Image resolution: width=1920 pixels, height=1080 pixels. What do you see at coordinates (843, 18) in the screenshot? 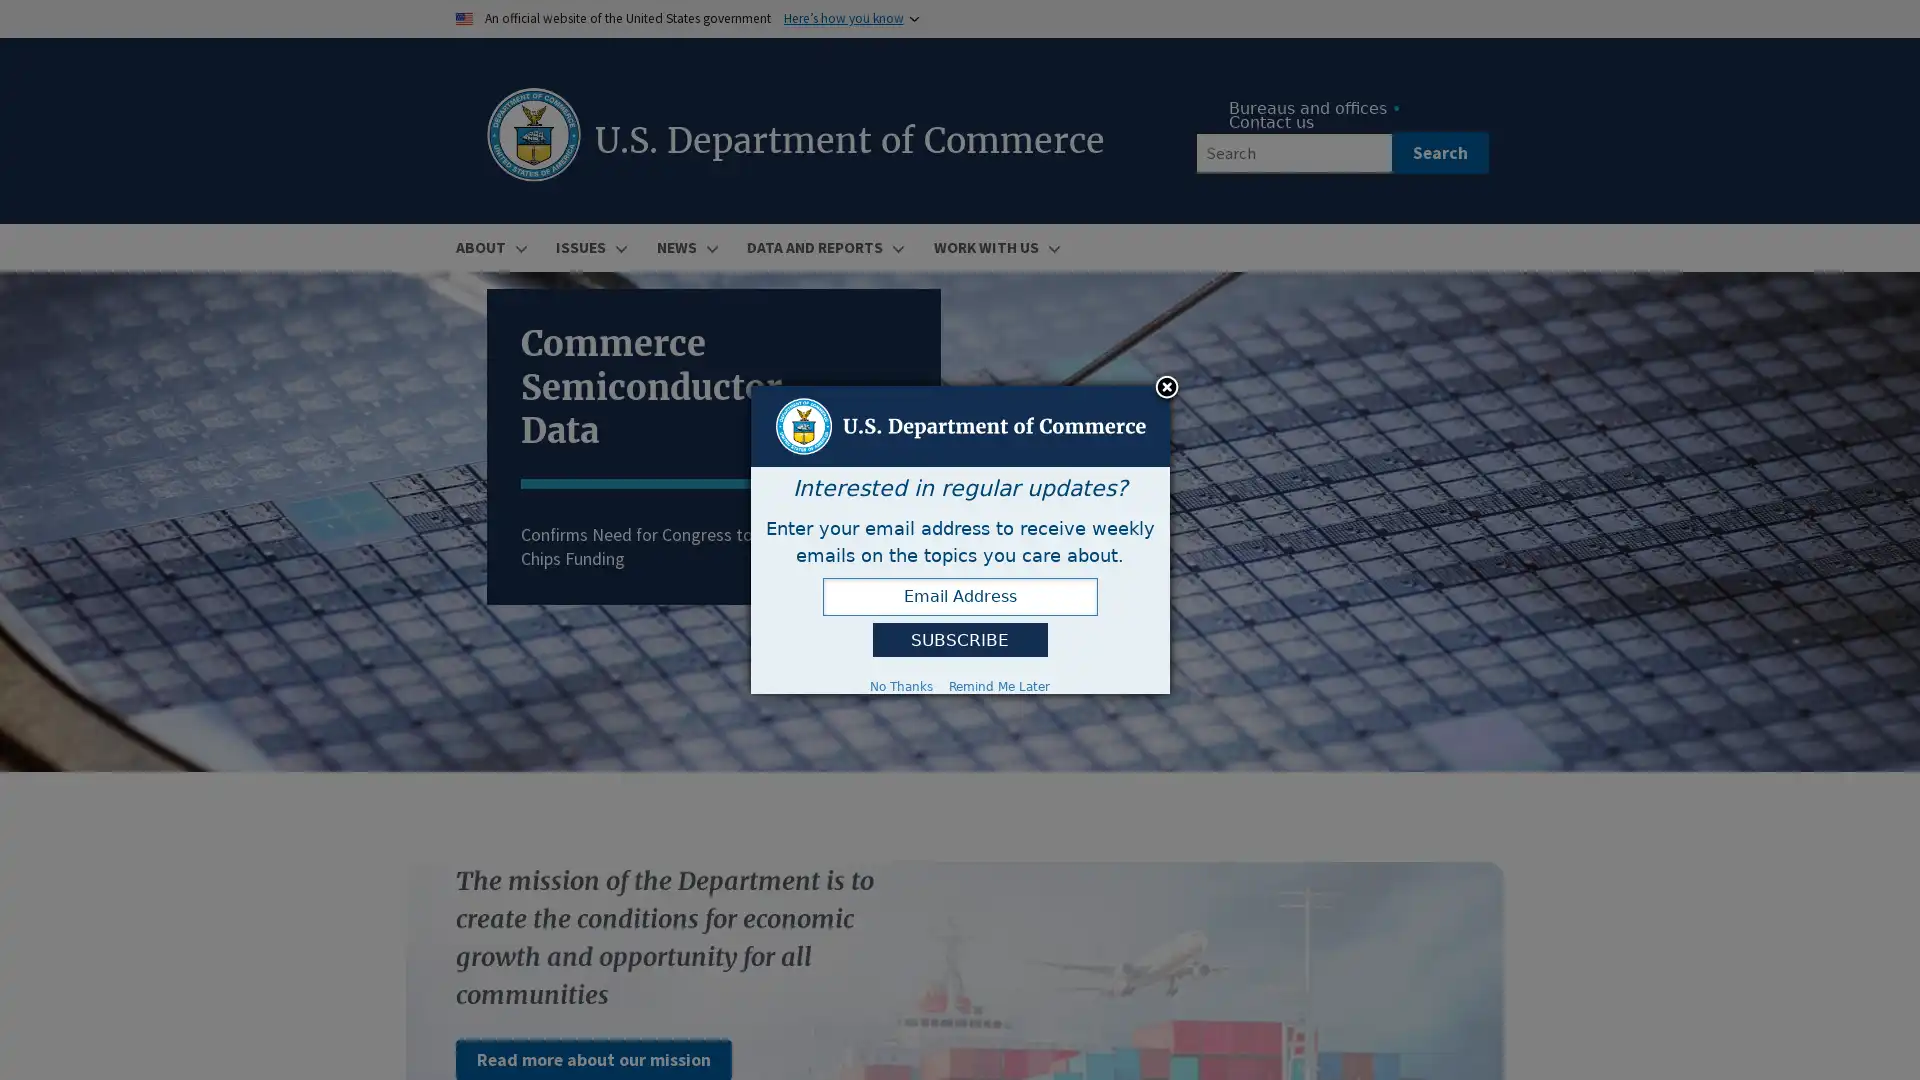
I see `Heres how you know` at bounding box center [843, 18].